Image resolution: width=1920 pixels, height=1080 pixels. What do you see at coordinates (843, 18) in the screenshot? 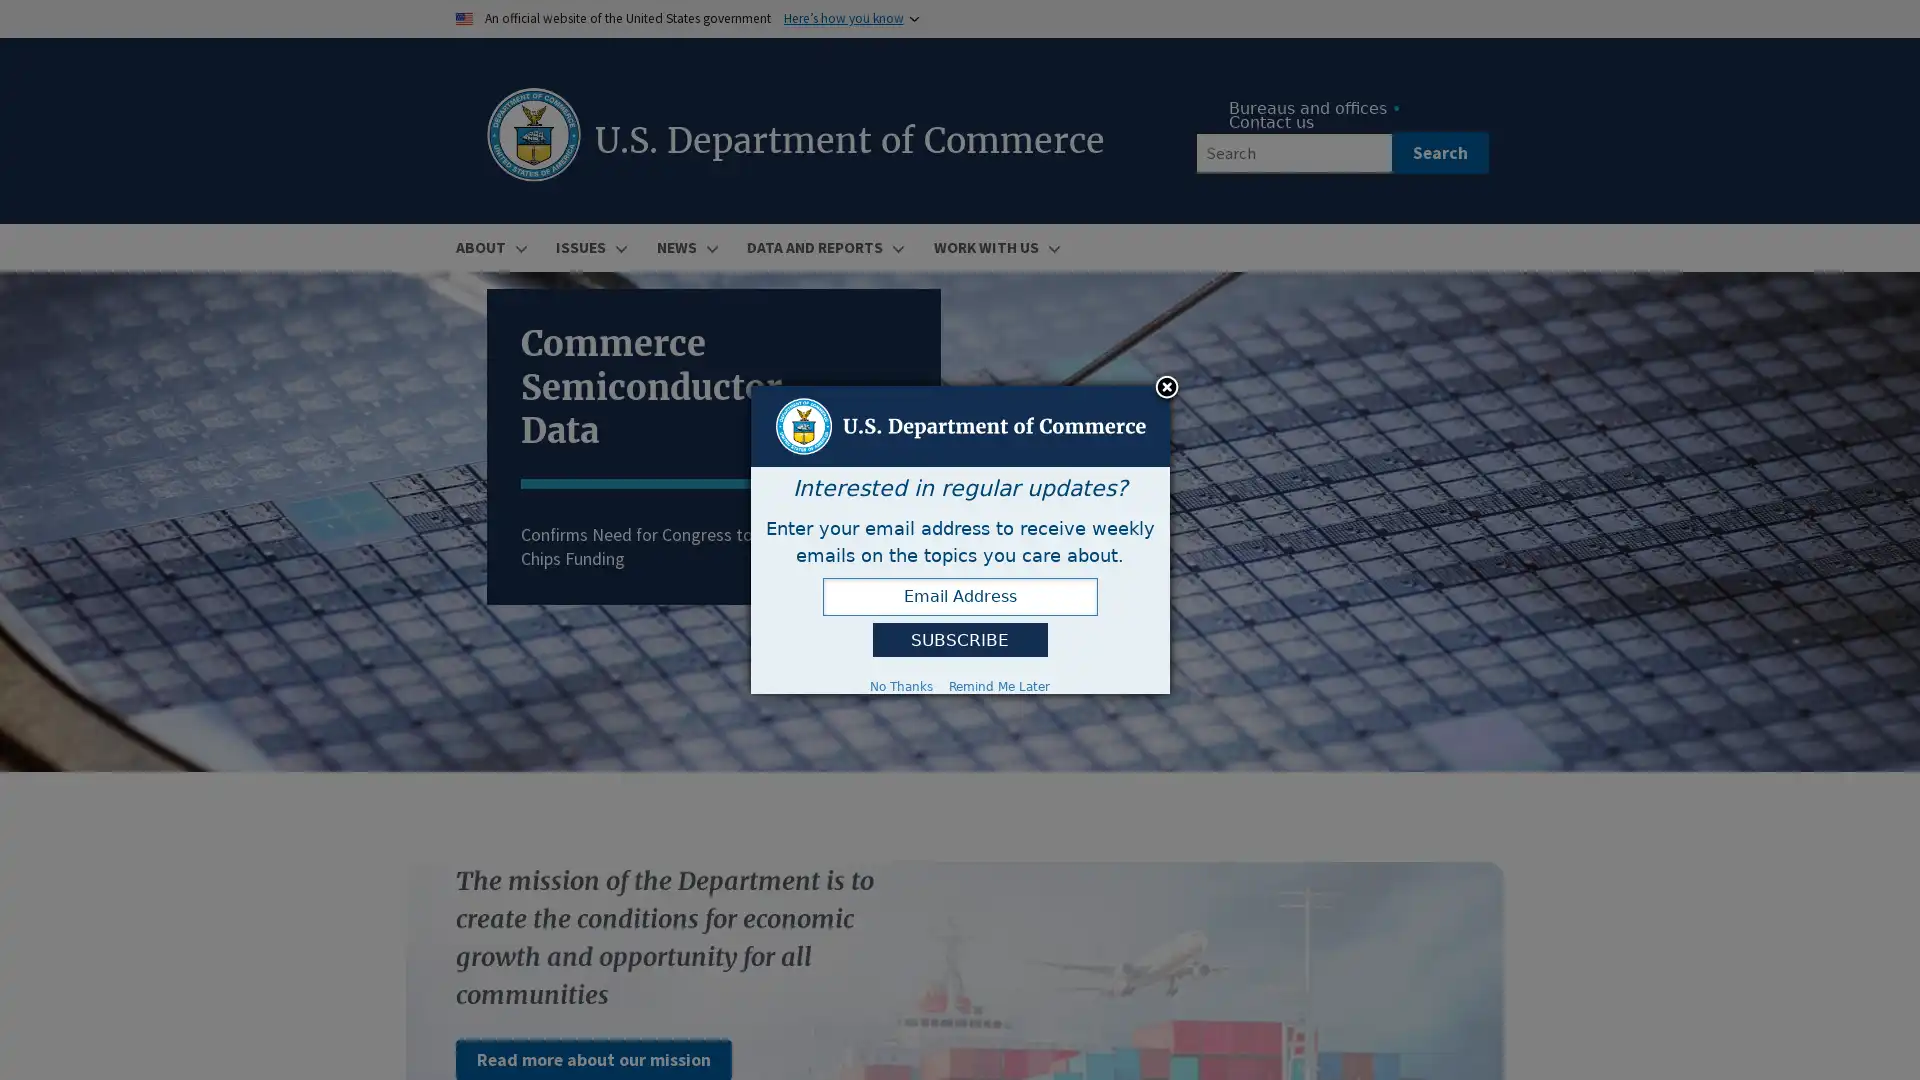
I see `Heres how you know` at bounding box center [843, 18].